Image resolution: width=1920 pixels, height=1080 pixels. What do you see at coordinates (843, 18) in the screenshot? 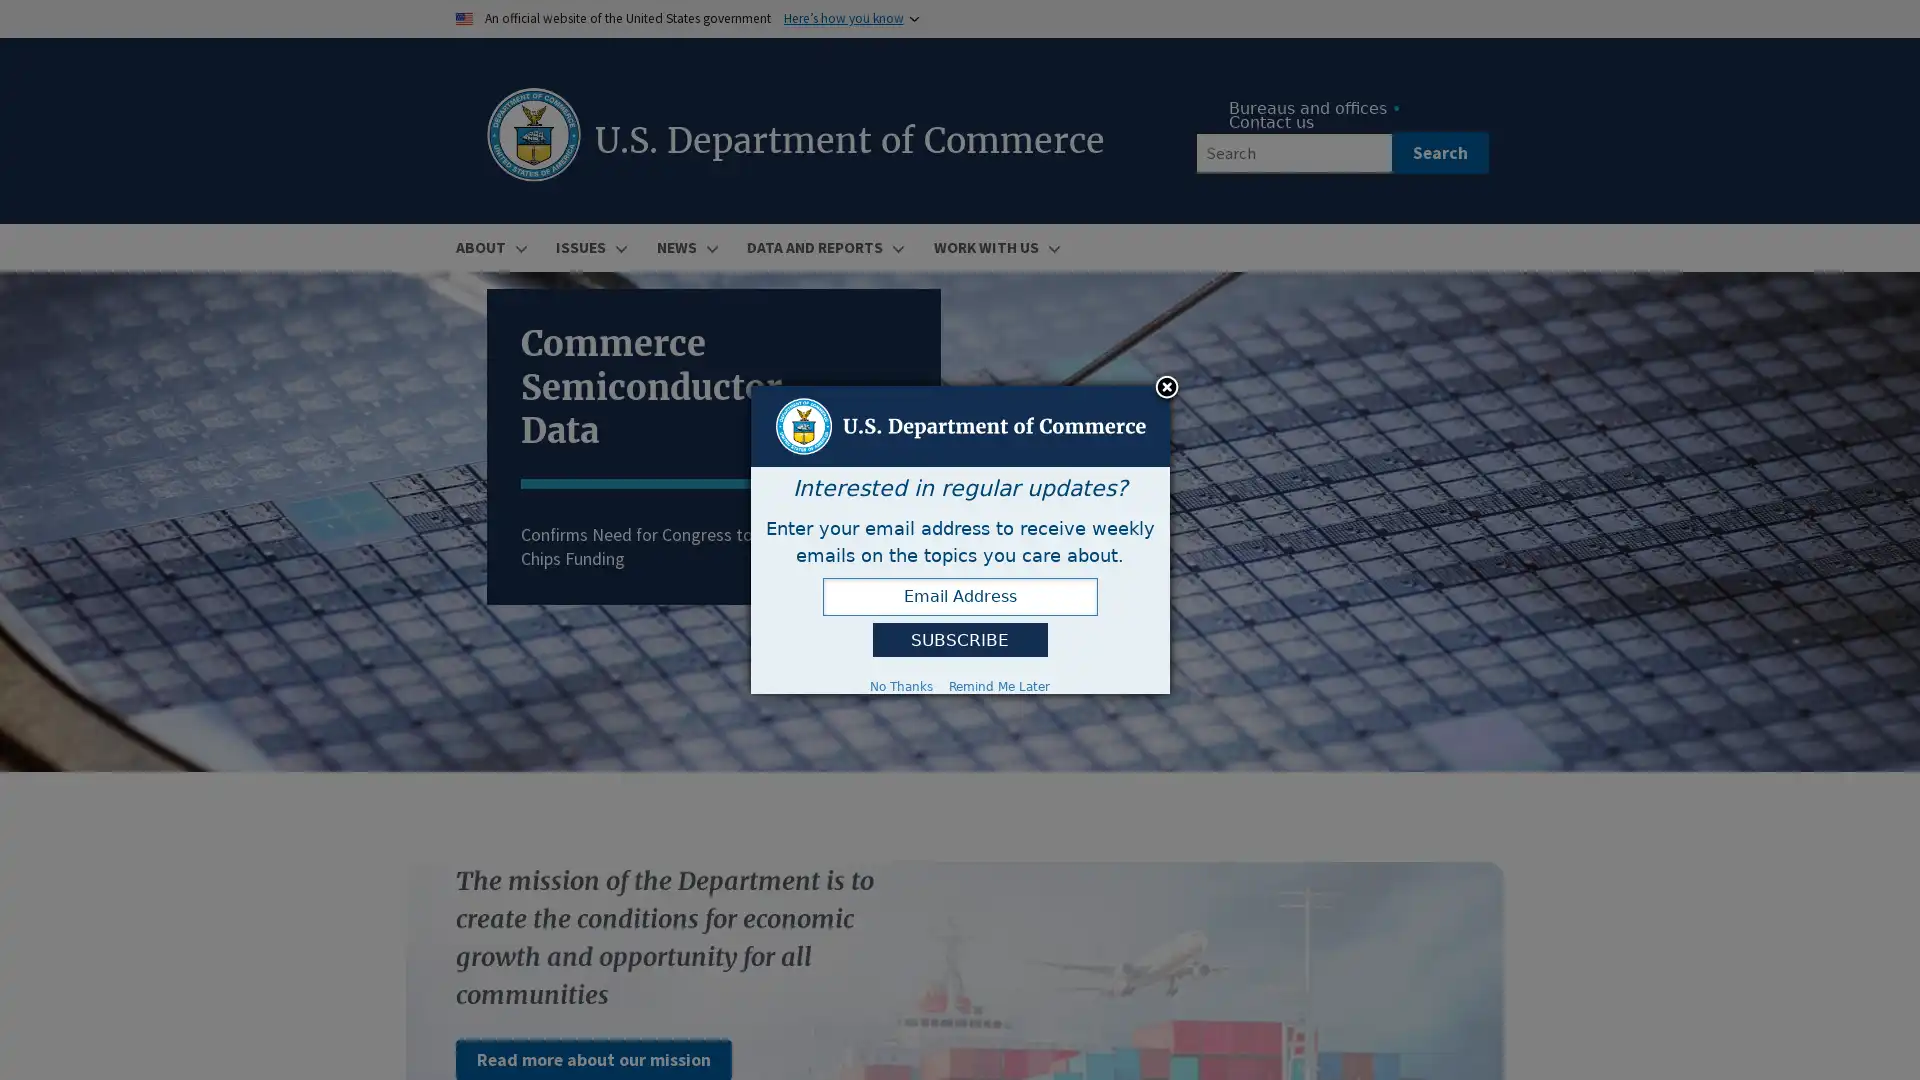
I see `Heres how you know` at bounding box center [843, 18].